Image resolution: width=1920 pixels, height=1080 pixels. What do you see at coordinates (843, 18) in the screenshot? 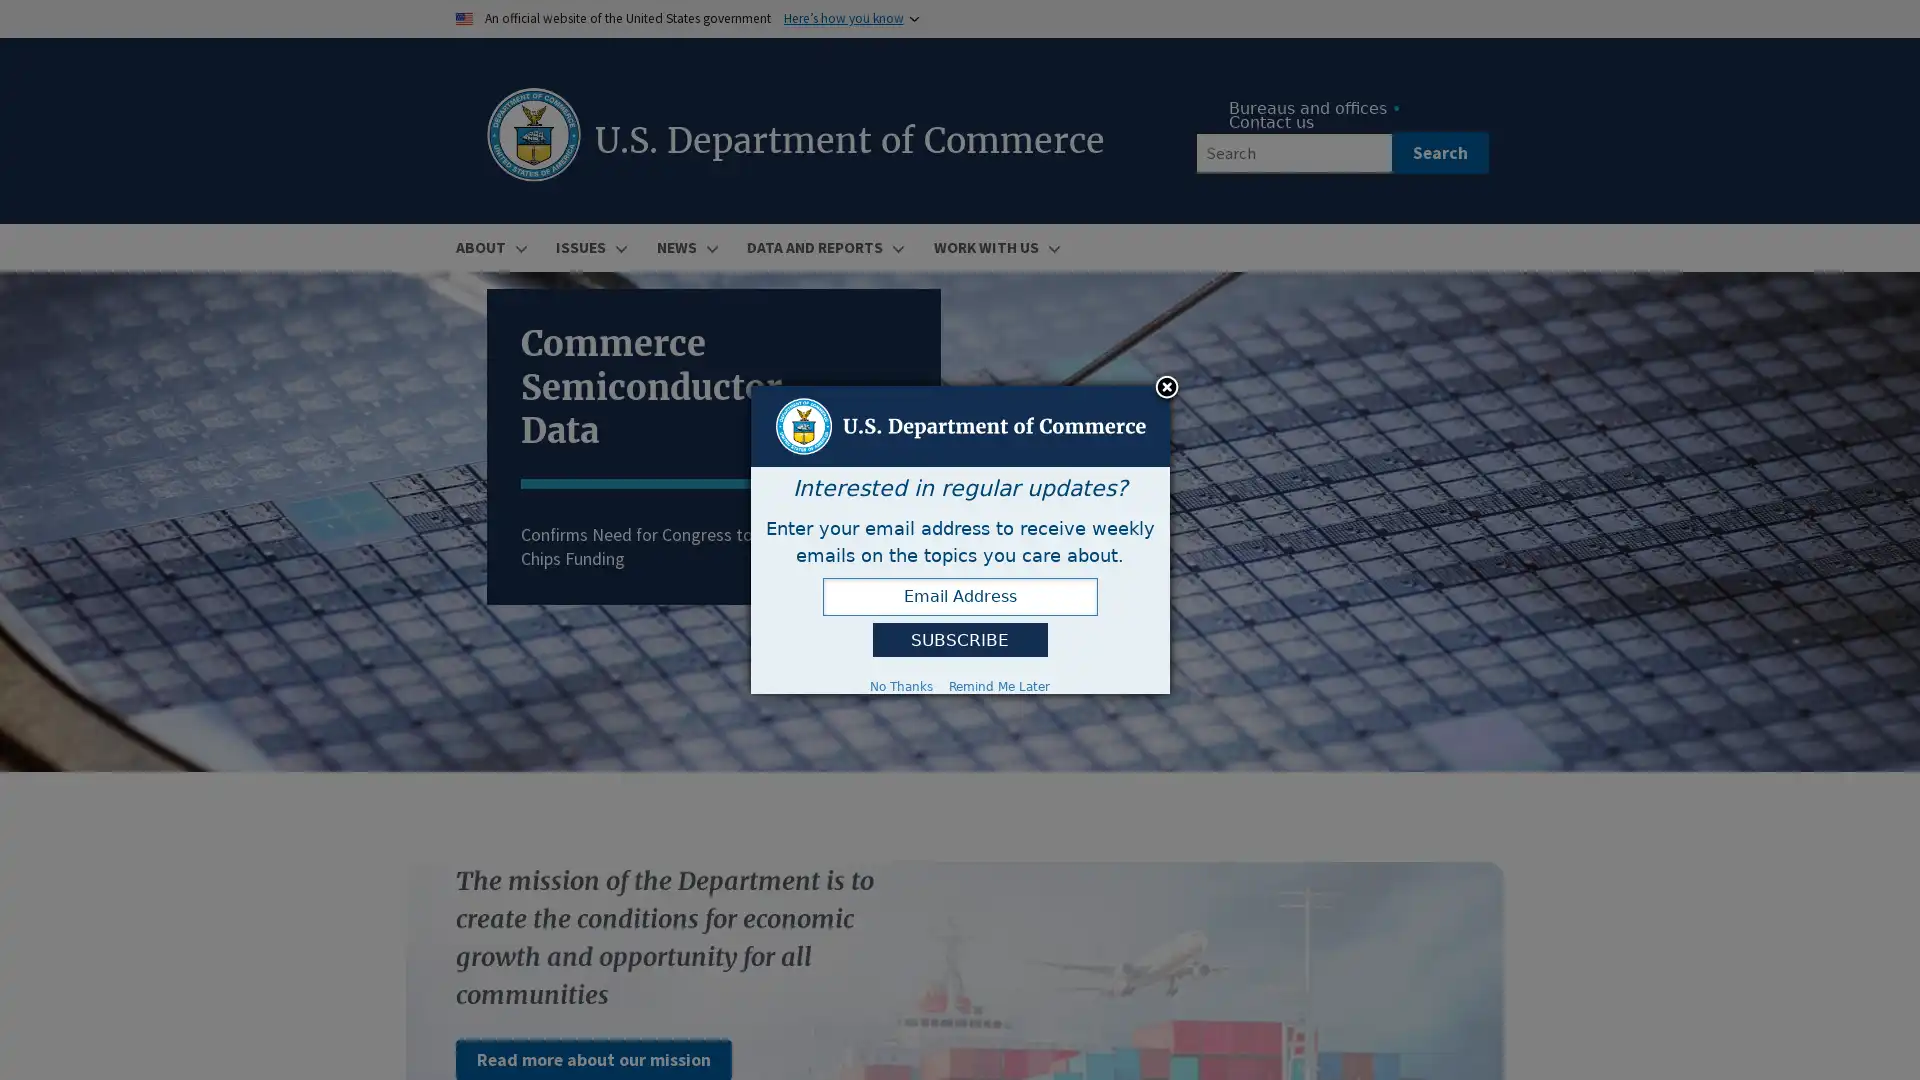
I see `Heres how you know` at bounding box center [843, 18].